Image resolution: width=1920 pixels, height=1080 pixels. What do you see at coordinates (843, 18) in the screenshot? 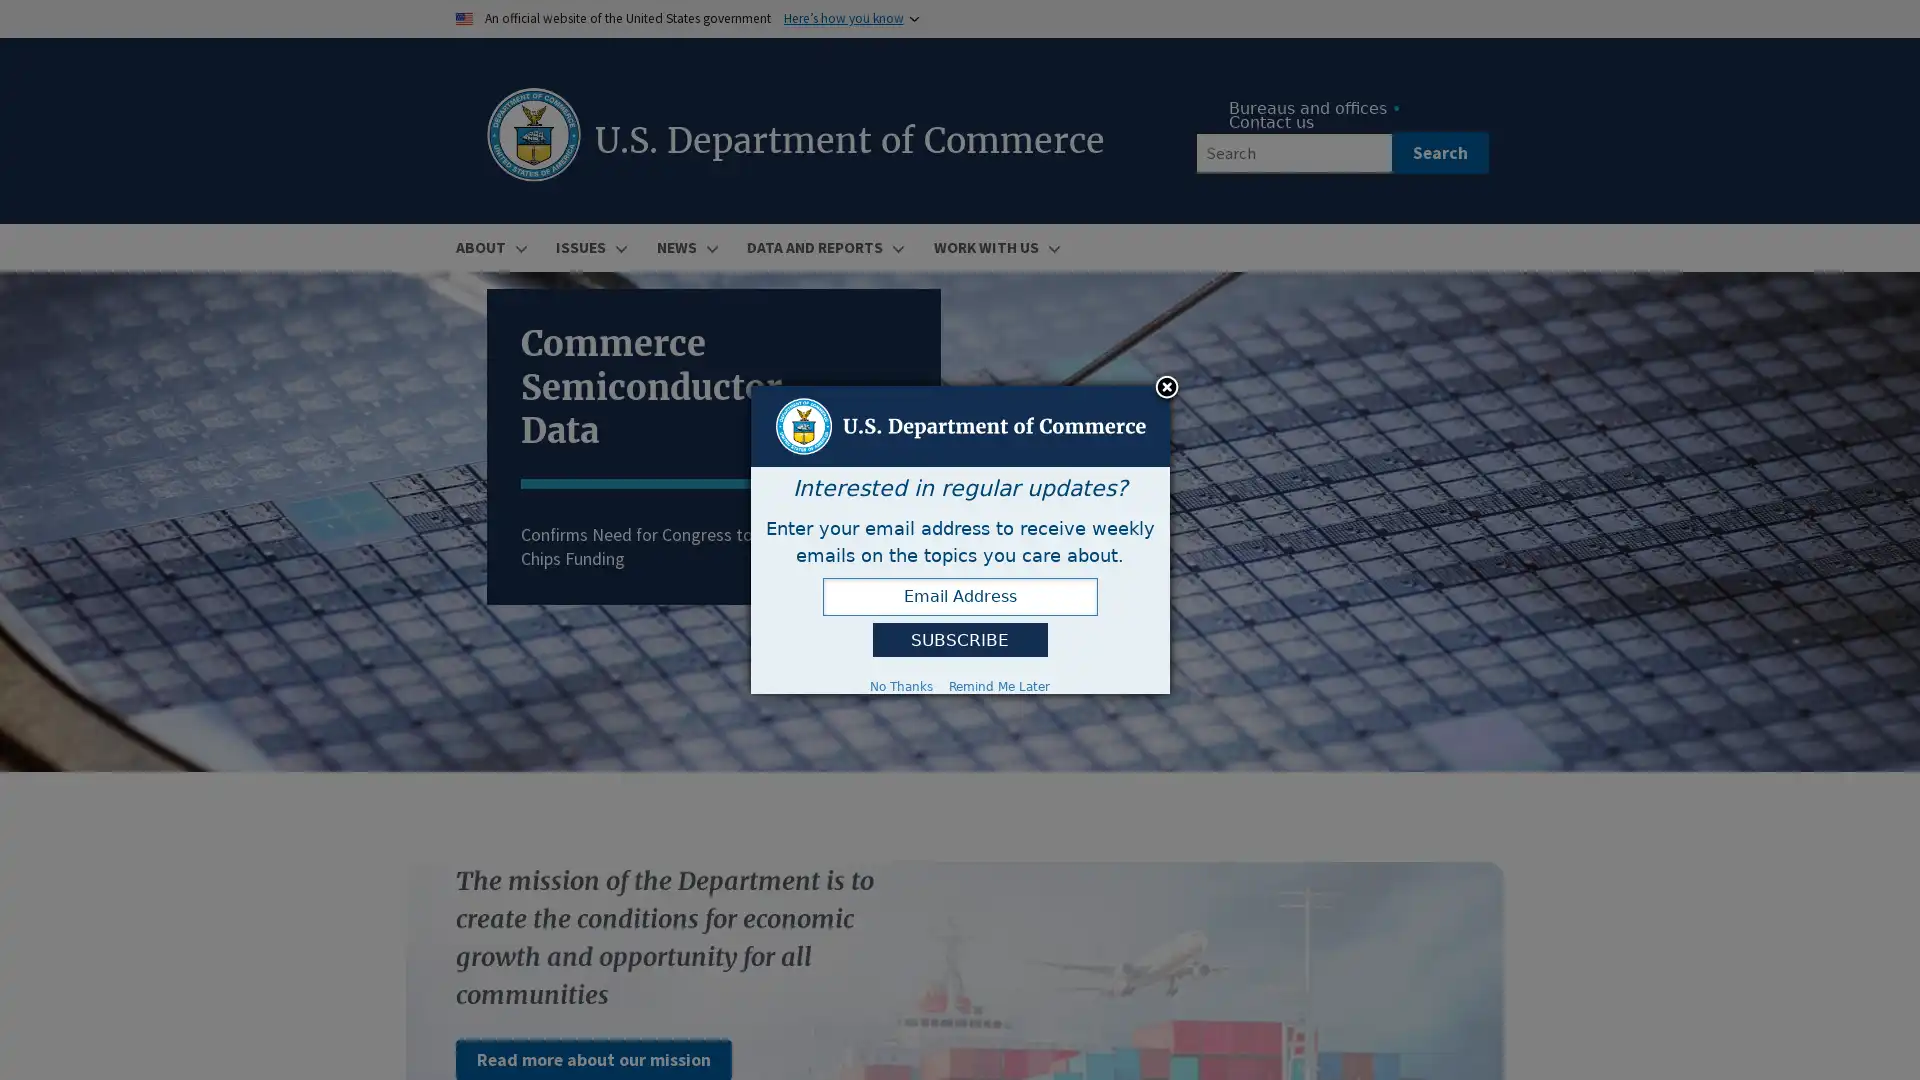
I see `Heres how you know` at bounding box center [843, 18].